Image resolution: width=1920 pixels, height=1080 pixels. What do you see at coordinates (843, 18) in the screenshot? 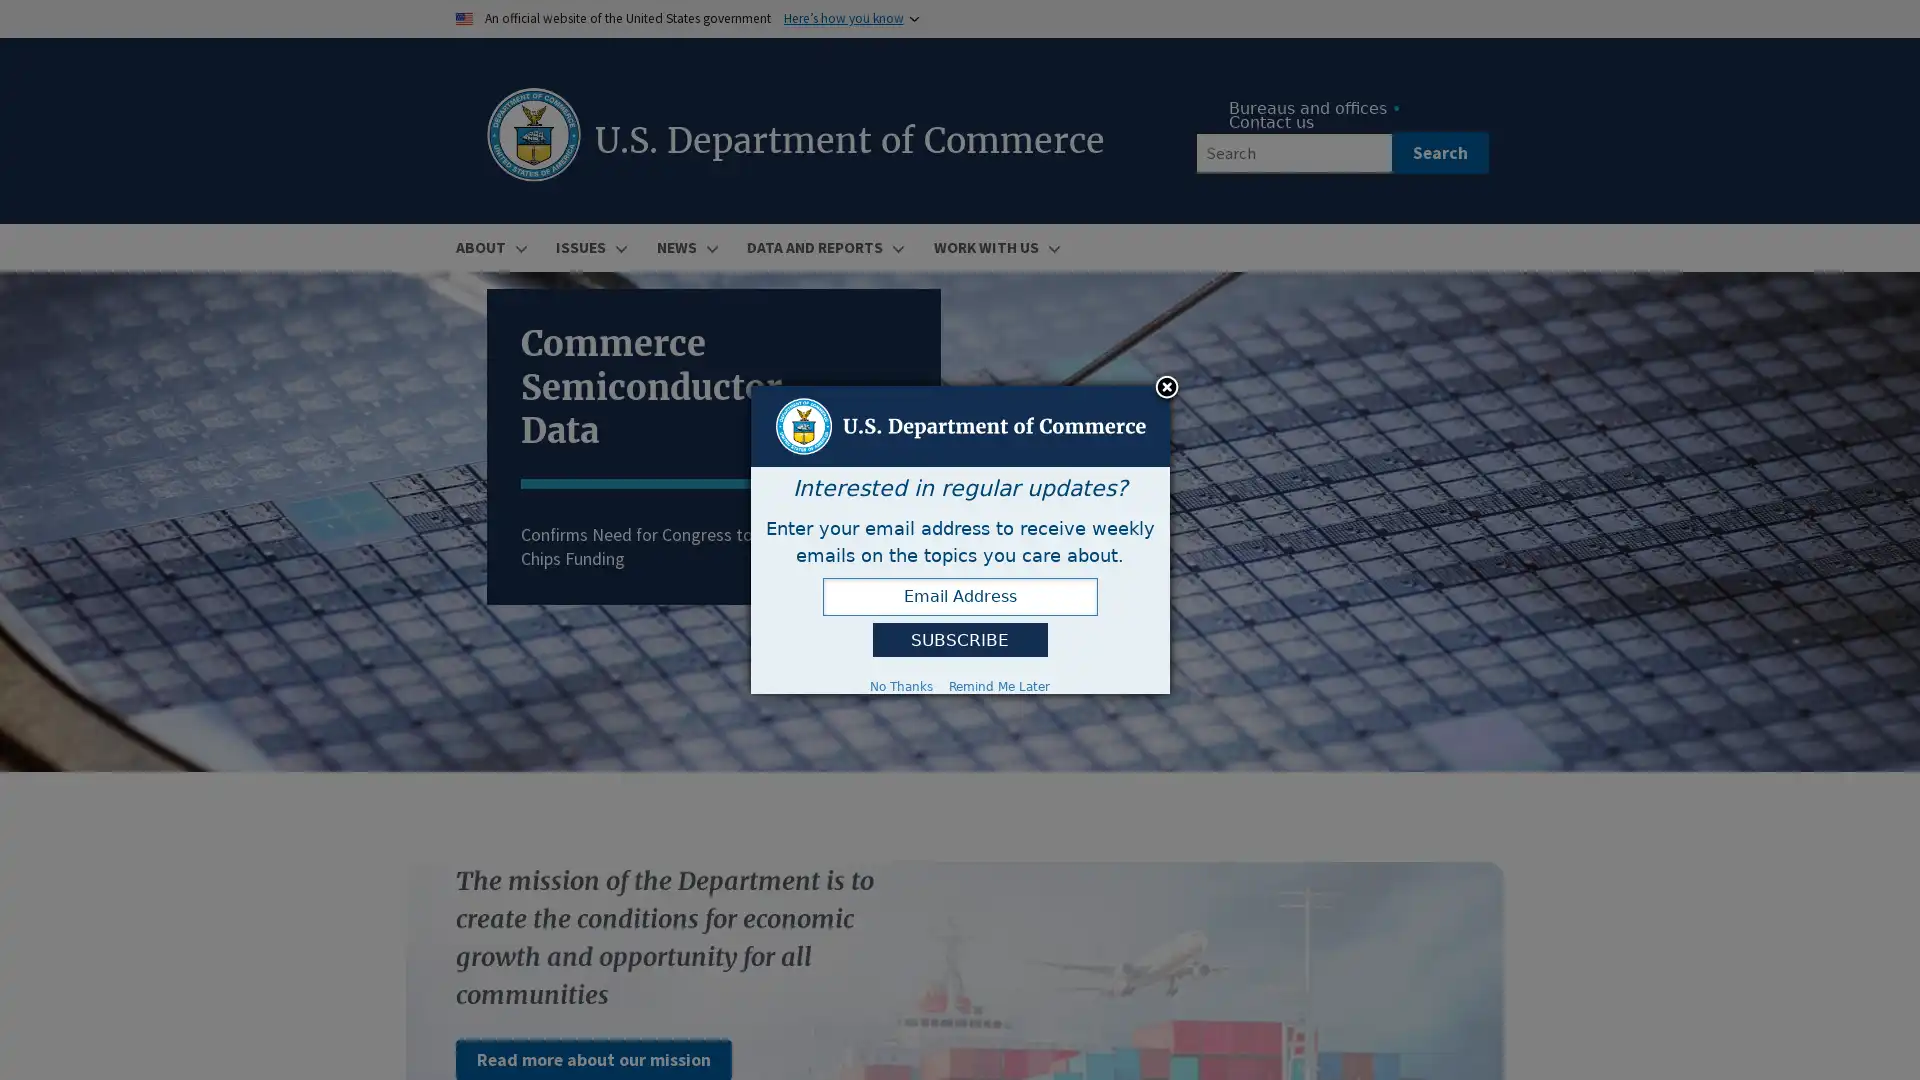
I see `Heres how you know` at bounding box center [843, 18].